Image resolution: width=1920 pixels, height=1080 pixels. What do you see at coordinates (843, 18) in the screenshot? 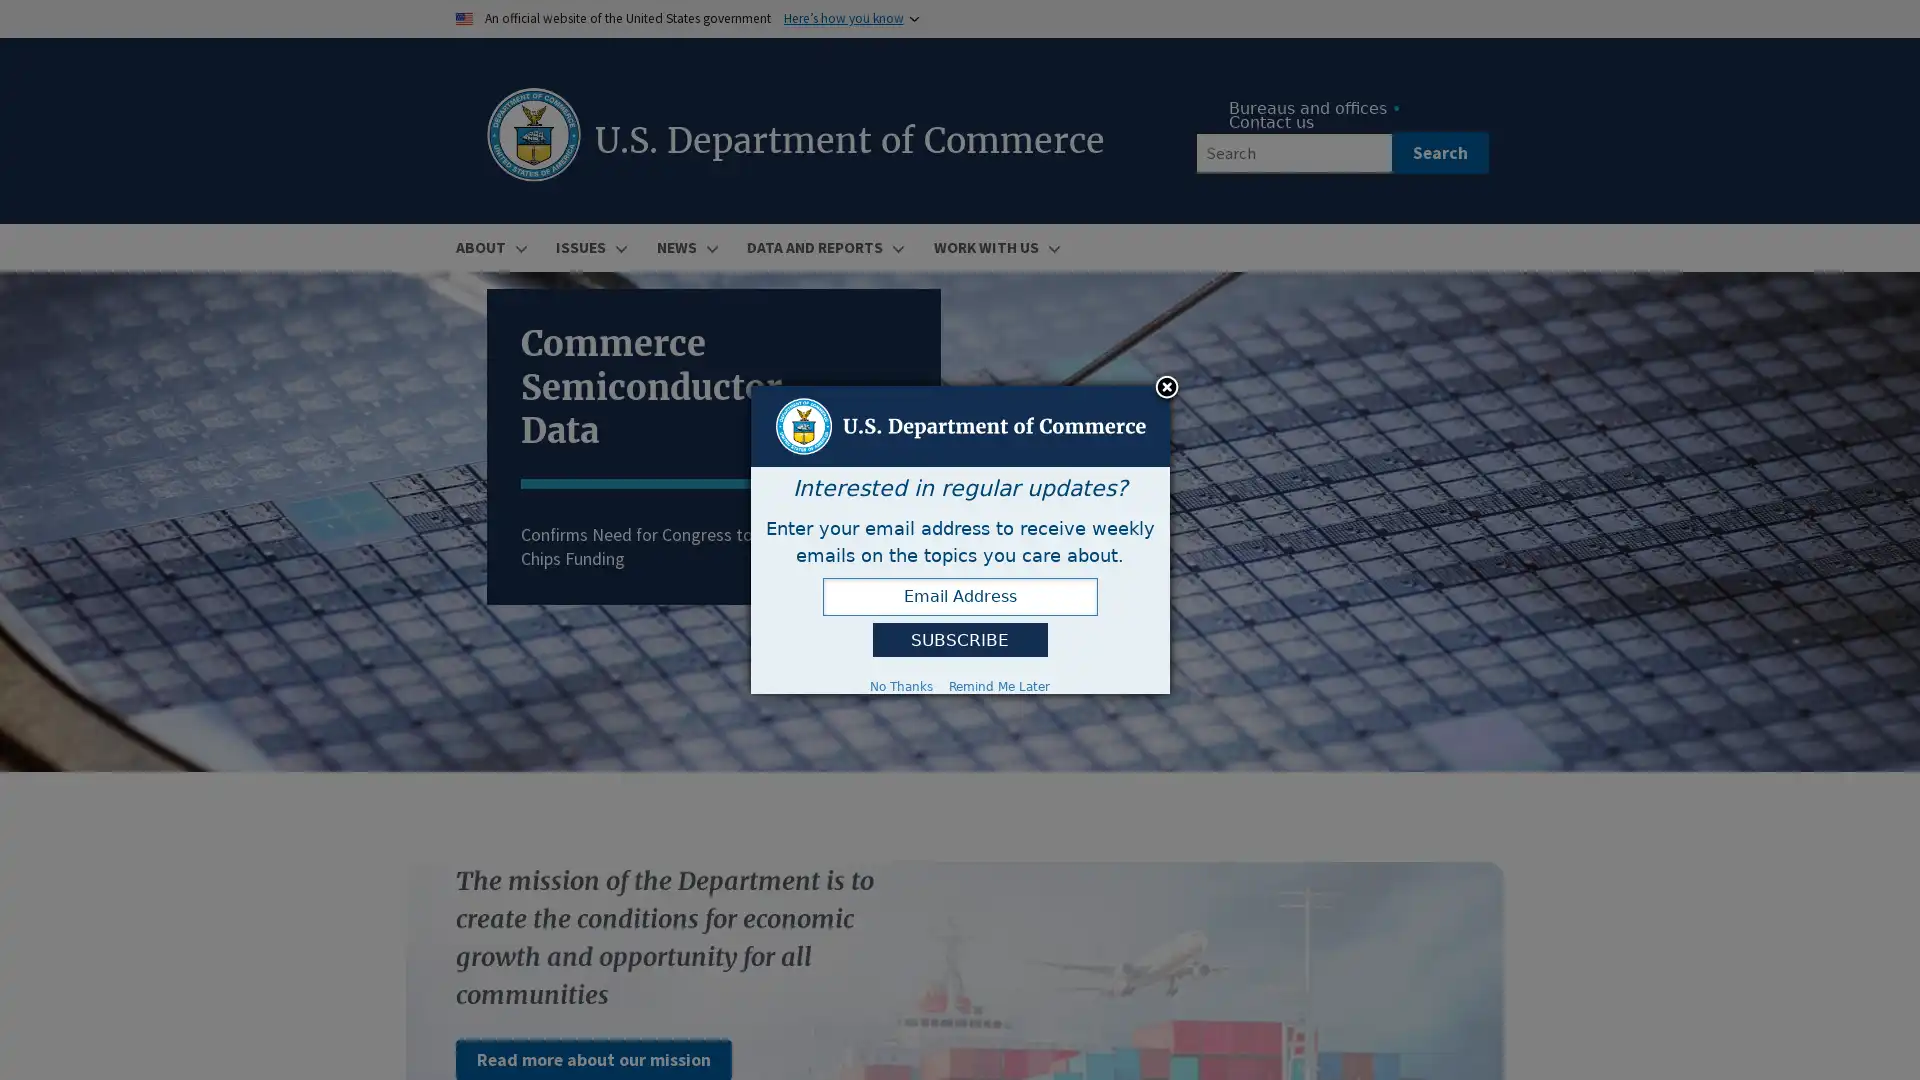
I see `Heres how you know` at bounding box center [843, 18].